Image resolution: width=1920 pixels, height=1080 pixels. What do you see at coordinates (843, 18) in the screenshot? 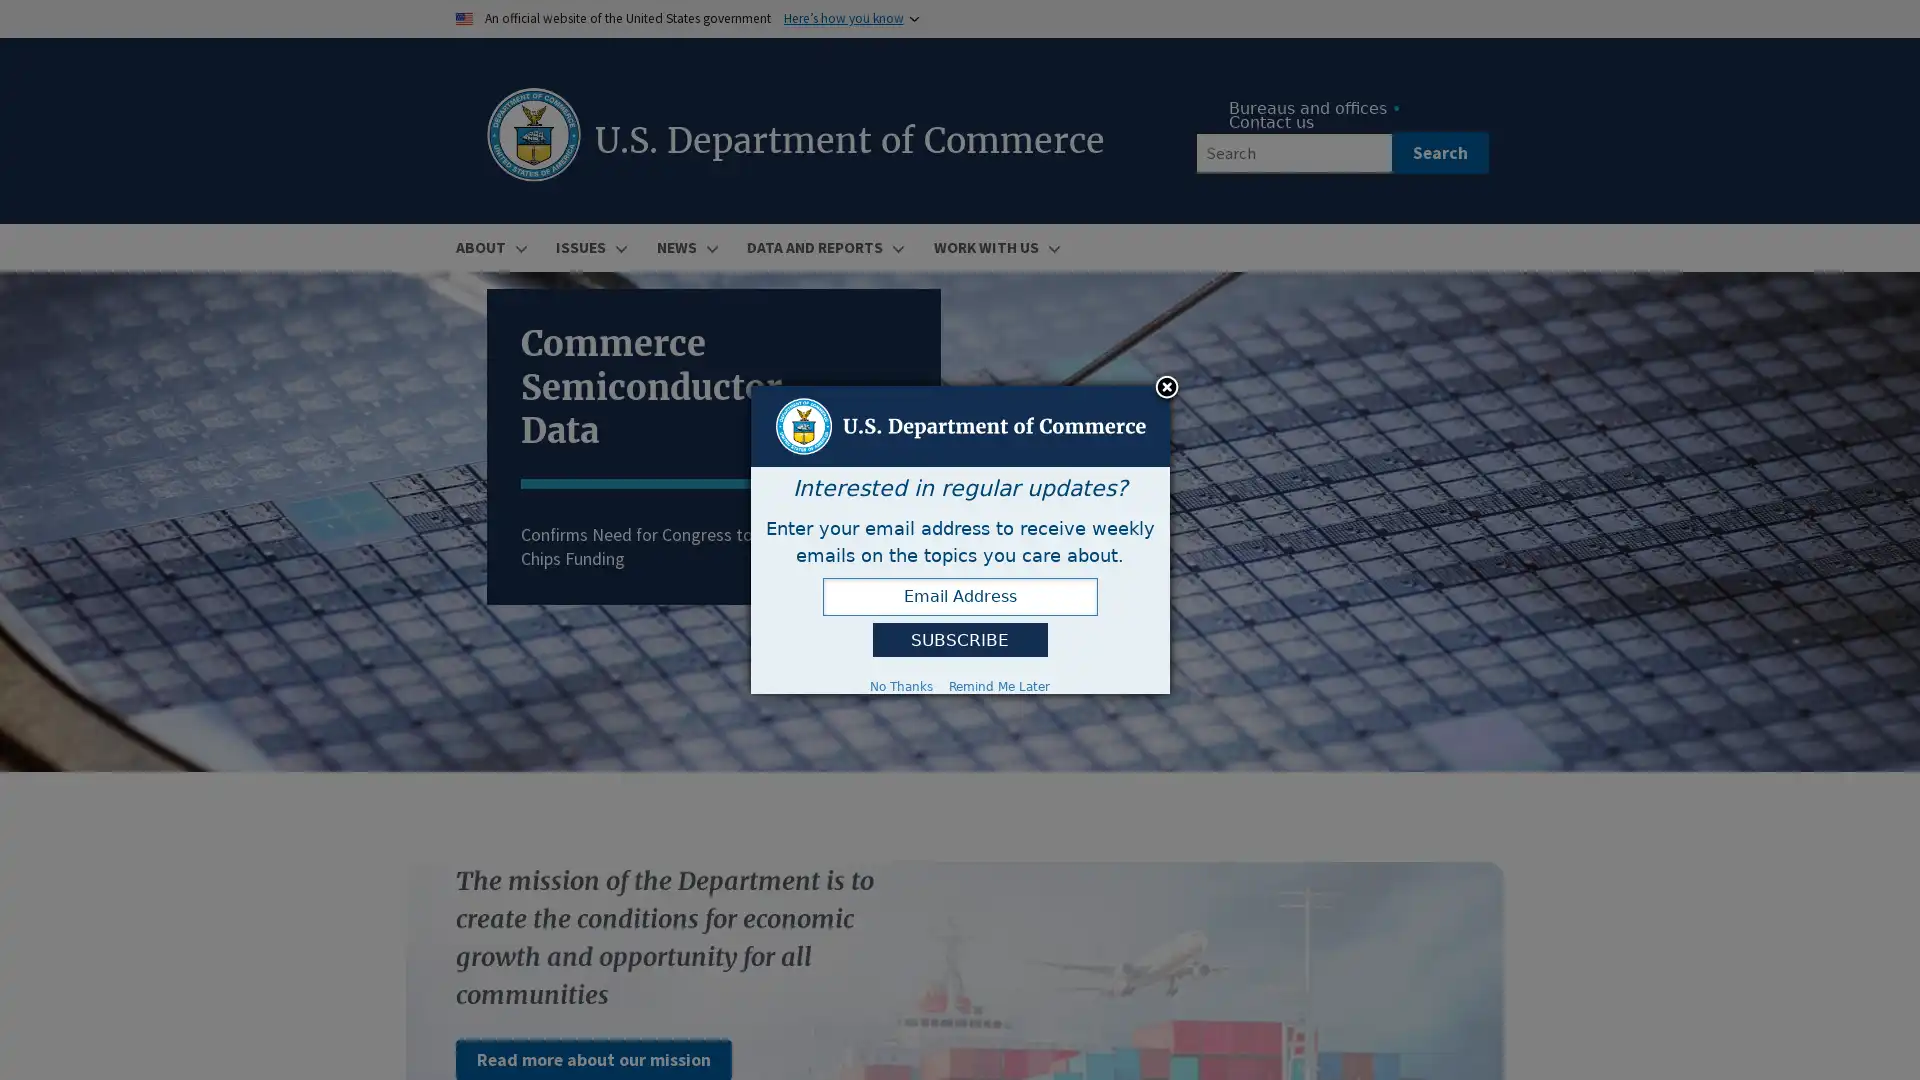
I see `Heres how you know` at bounding box center [843, 18].